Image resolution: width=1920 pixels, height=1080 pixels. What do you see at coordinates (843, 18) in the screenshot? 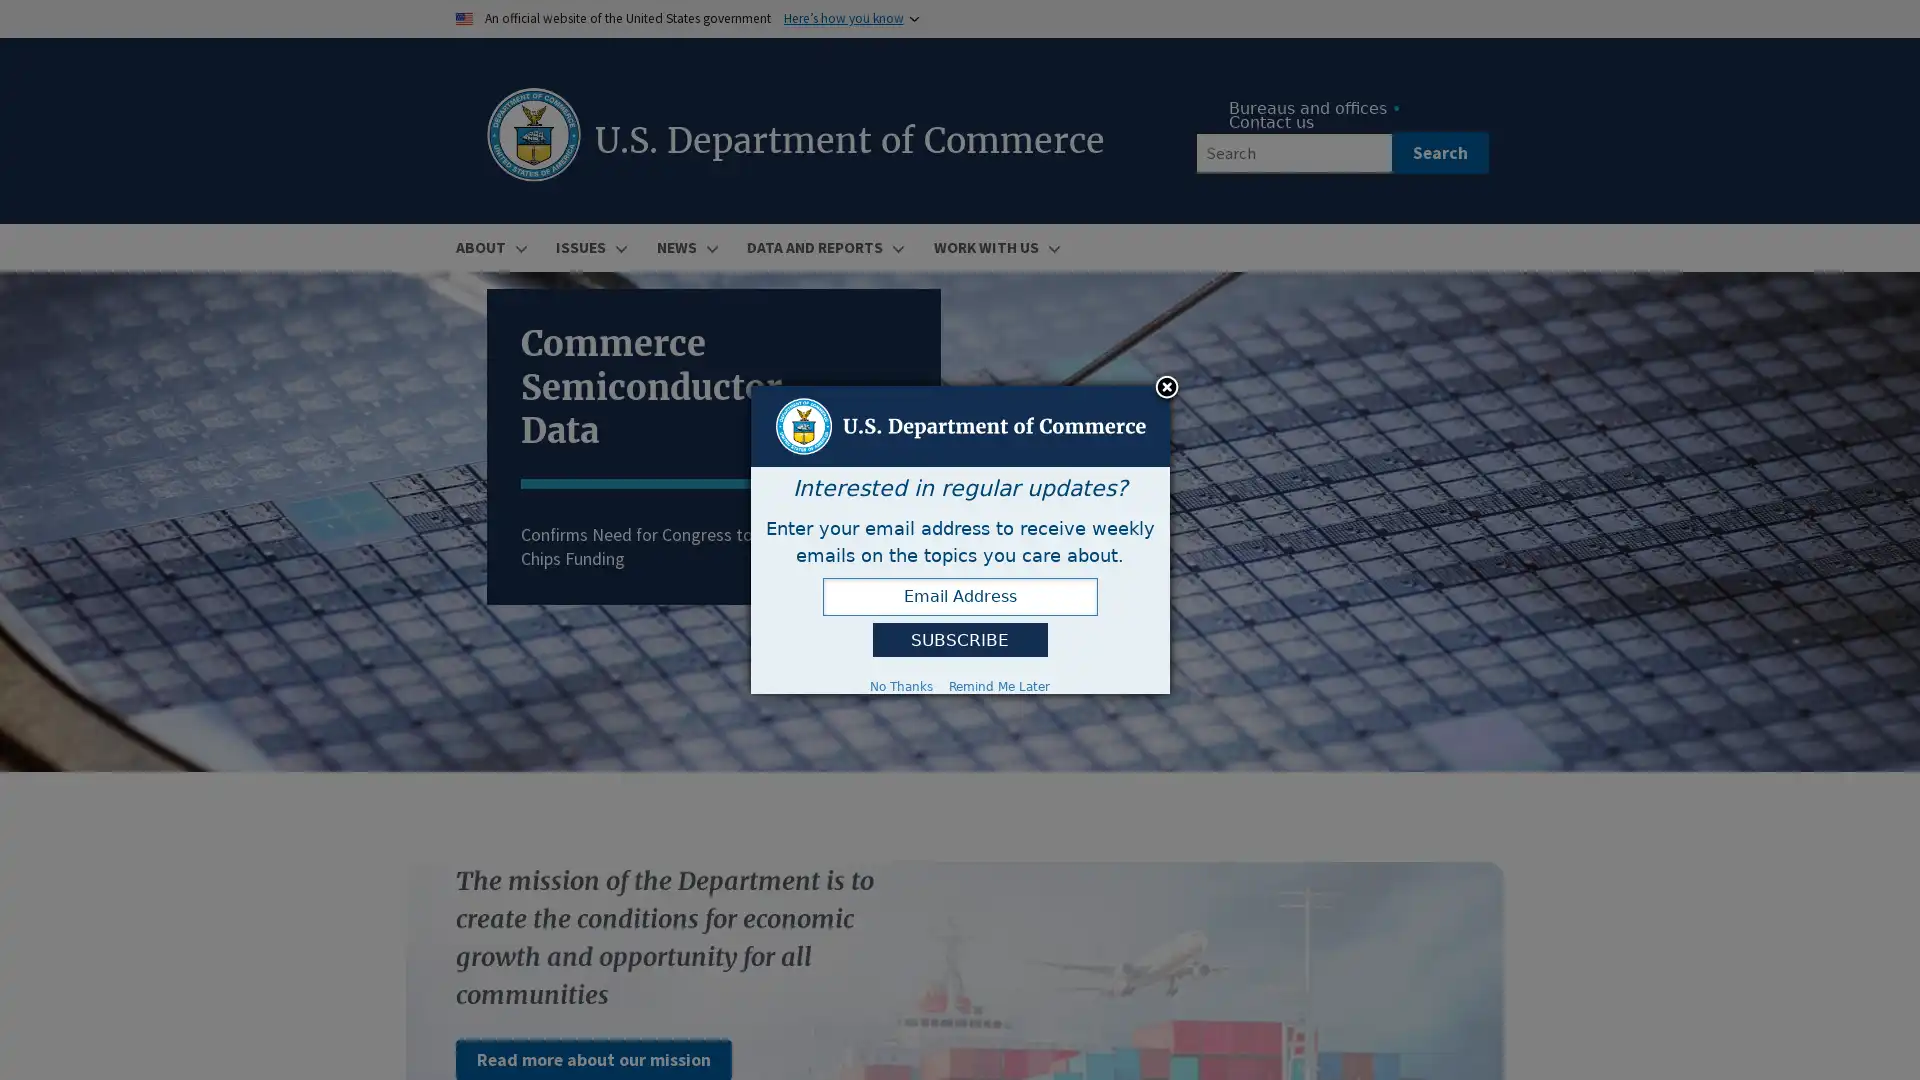
I see `Heres how you know` at bounding box center [843, 18].